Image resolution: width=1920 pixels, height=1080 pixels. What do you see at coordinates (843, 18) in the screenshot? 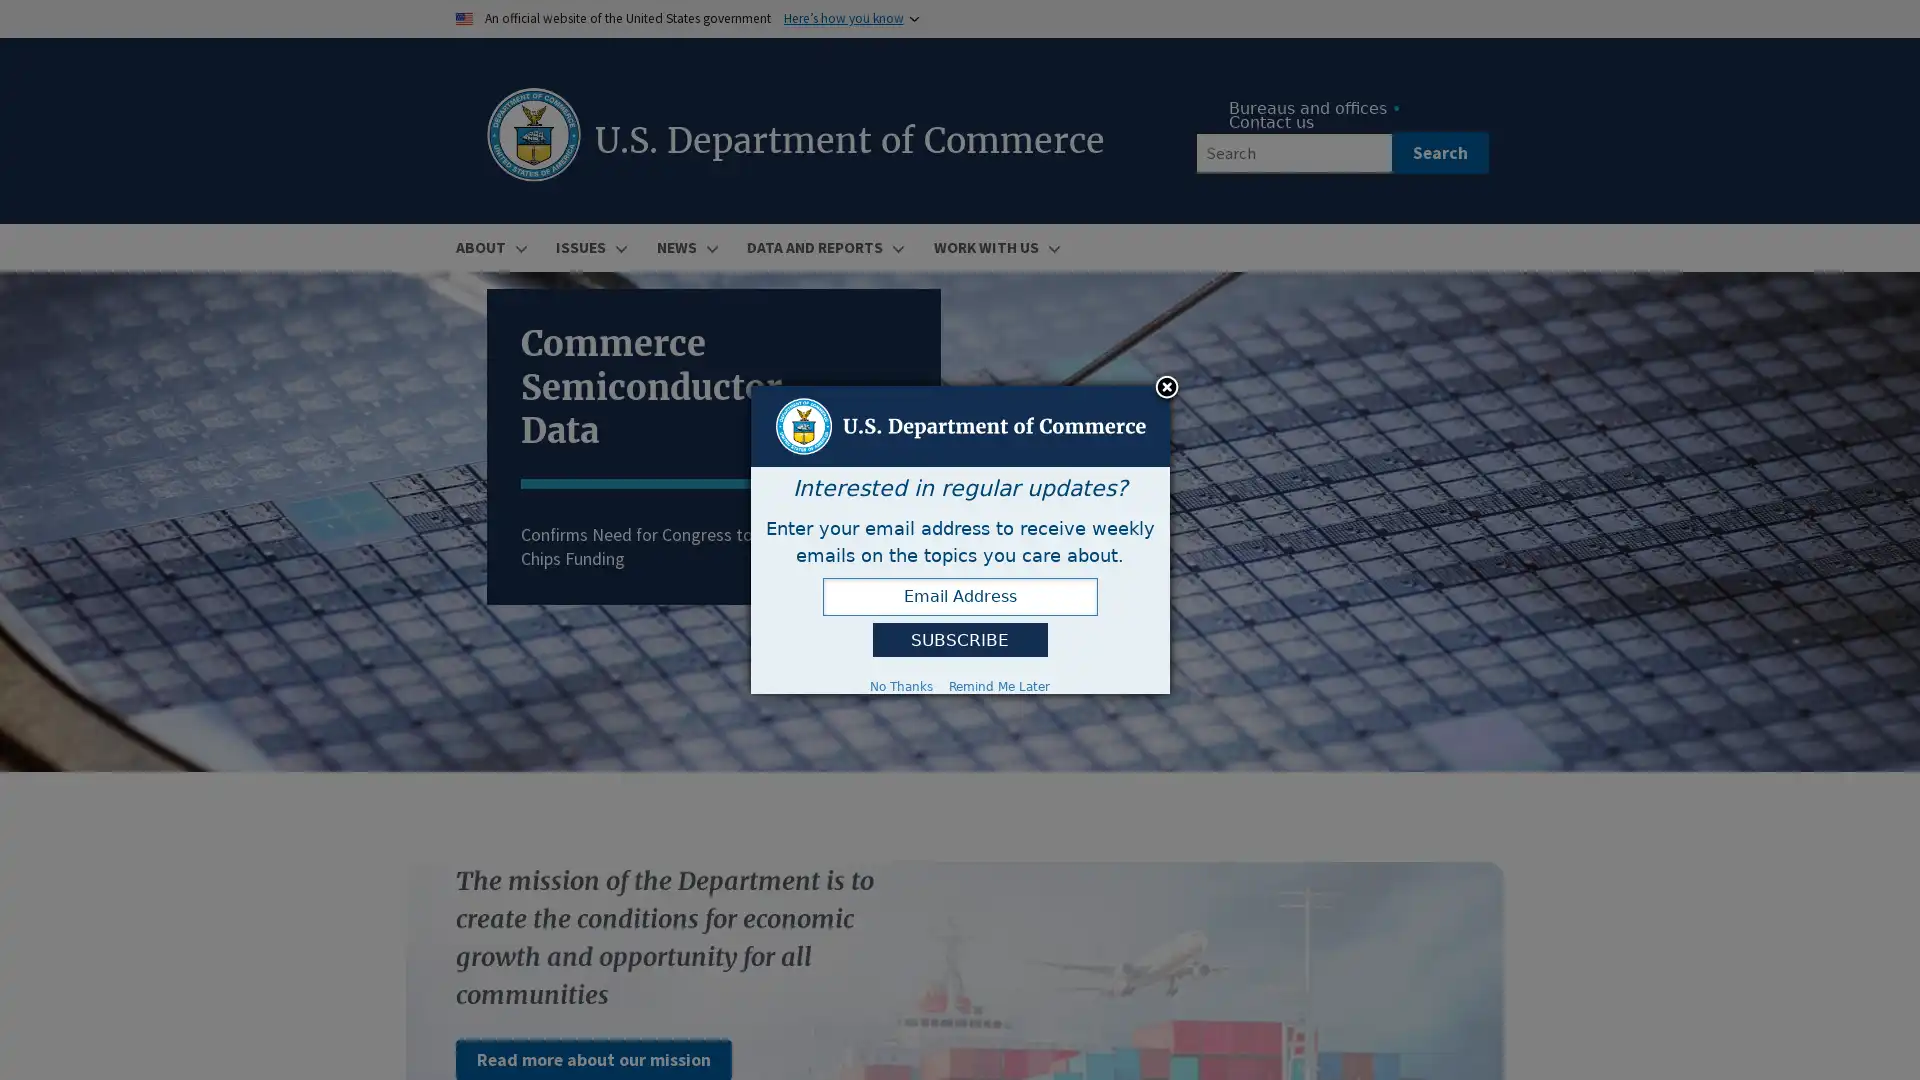
I see `Heres how you know` at bounding box center [843, 18].